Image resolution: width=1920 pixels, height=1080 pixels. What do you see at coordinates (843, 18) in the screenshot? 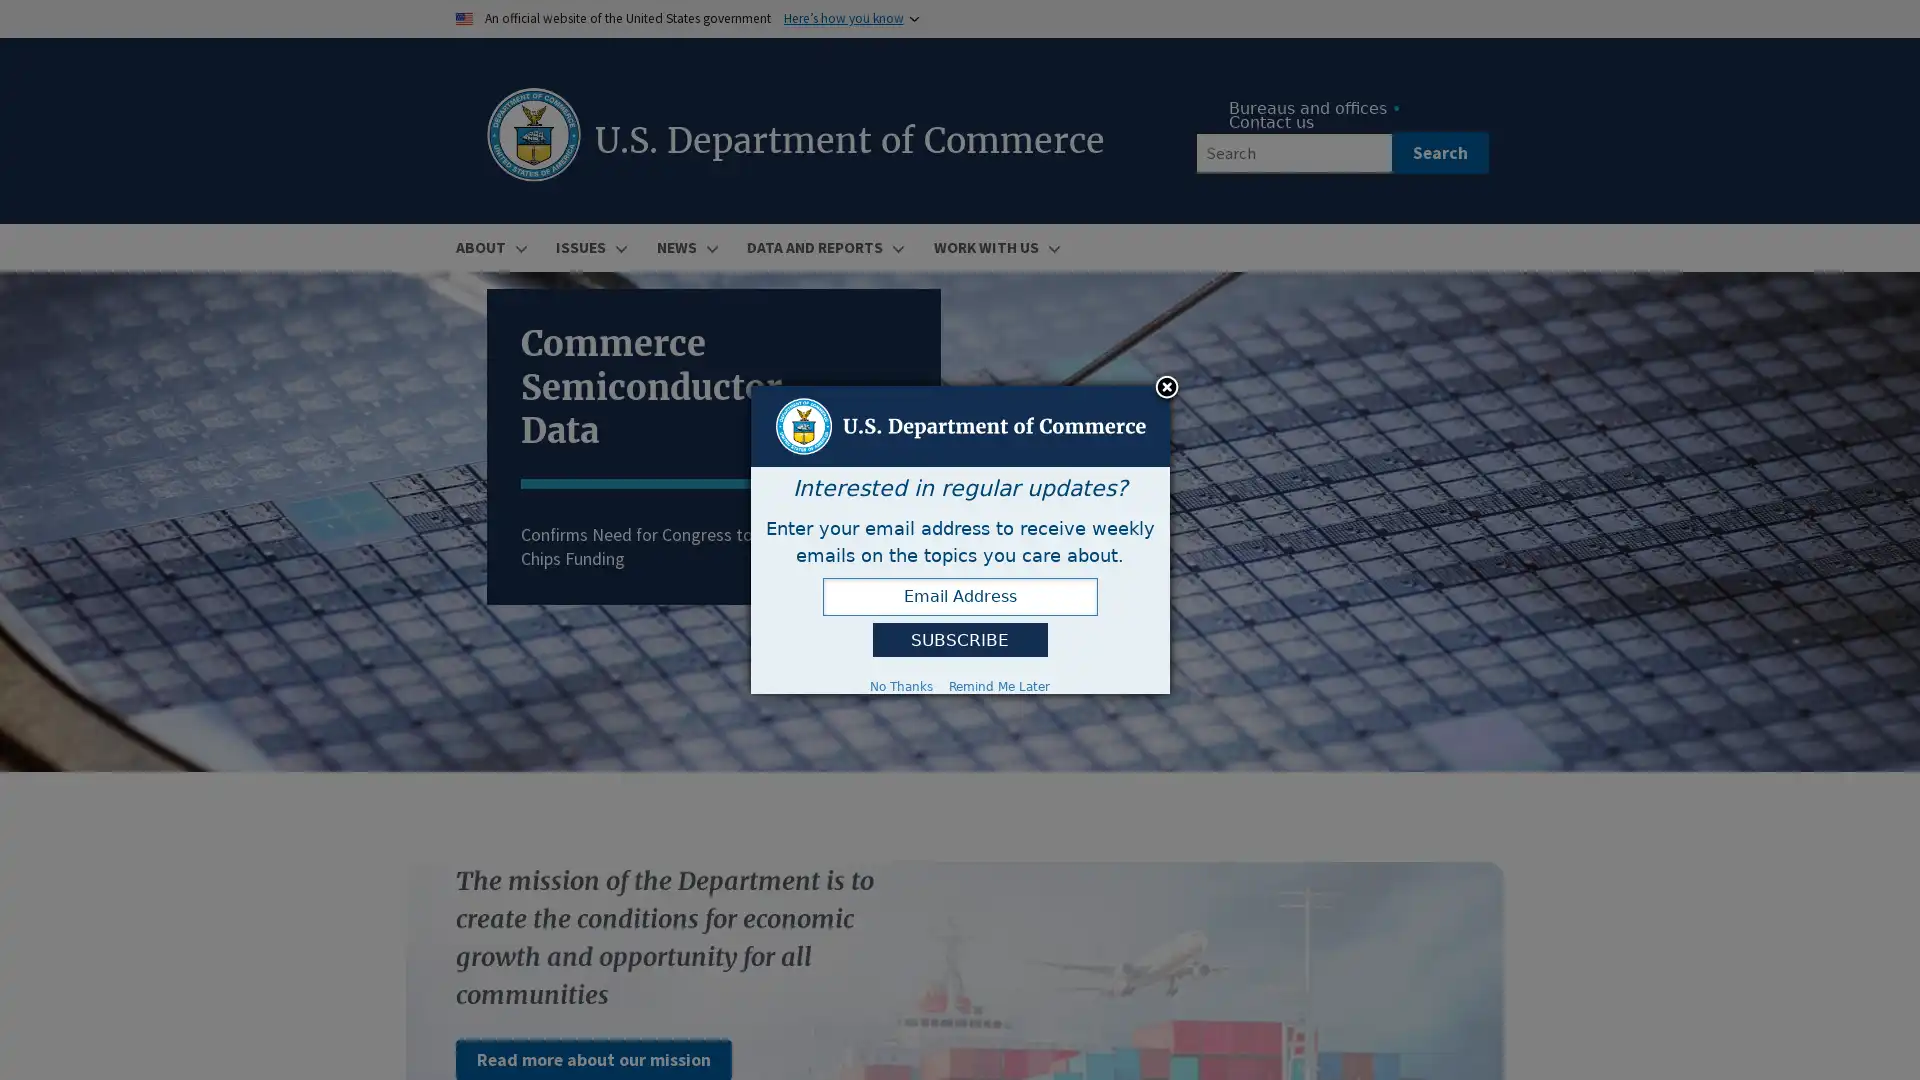
I see `Heres how you know` at bounding box center [843, 18].